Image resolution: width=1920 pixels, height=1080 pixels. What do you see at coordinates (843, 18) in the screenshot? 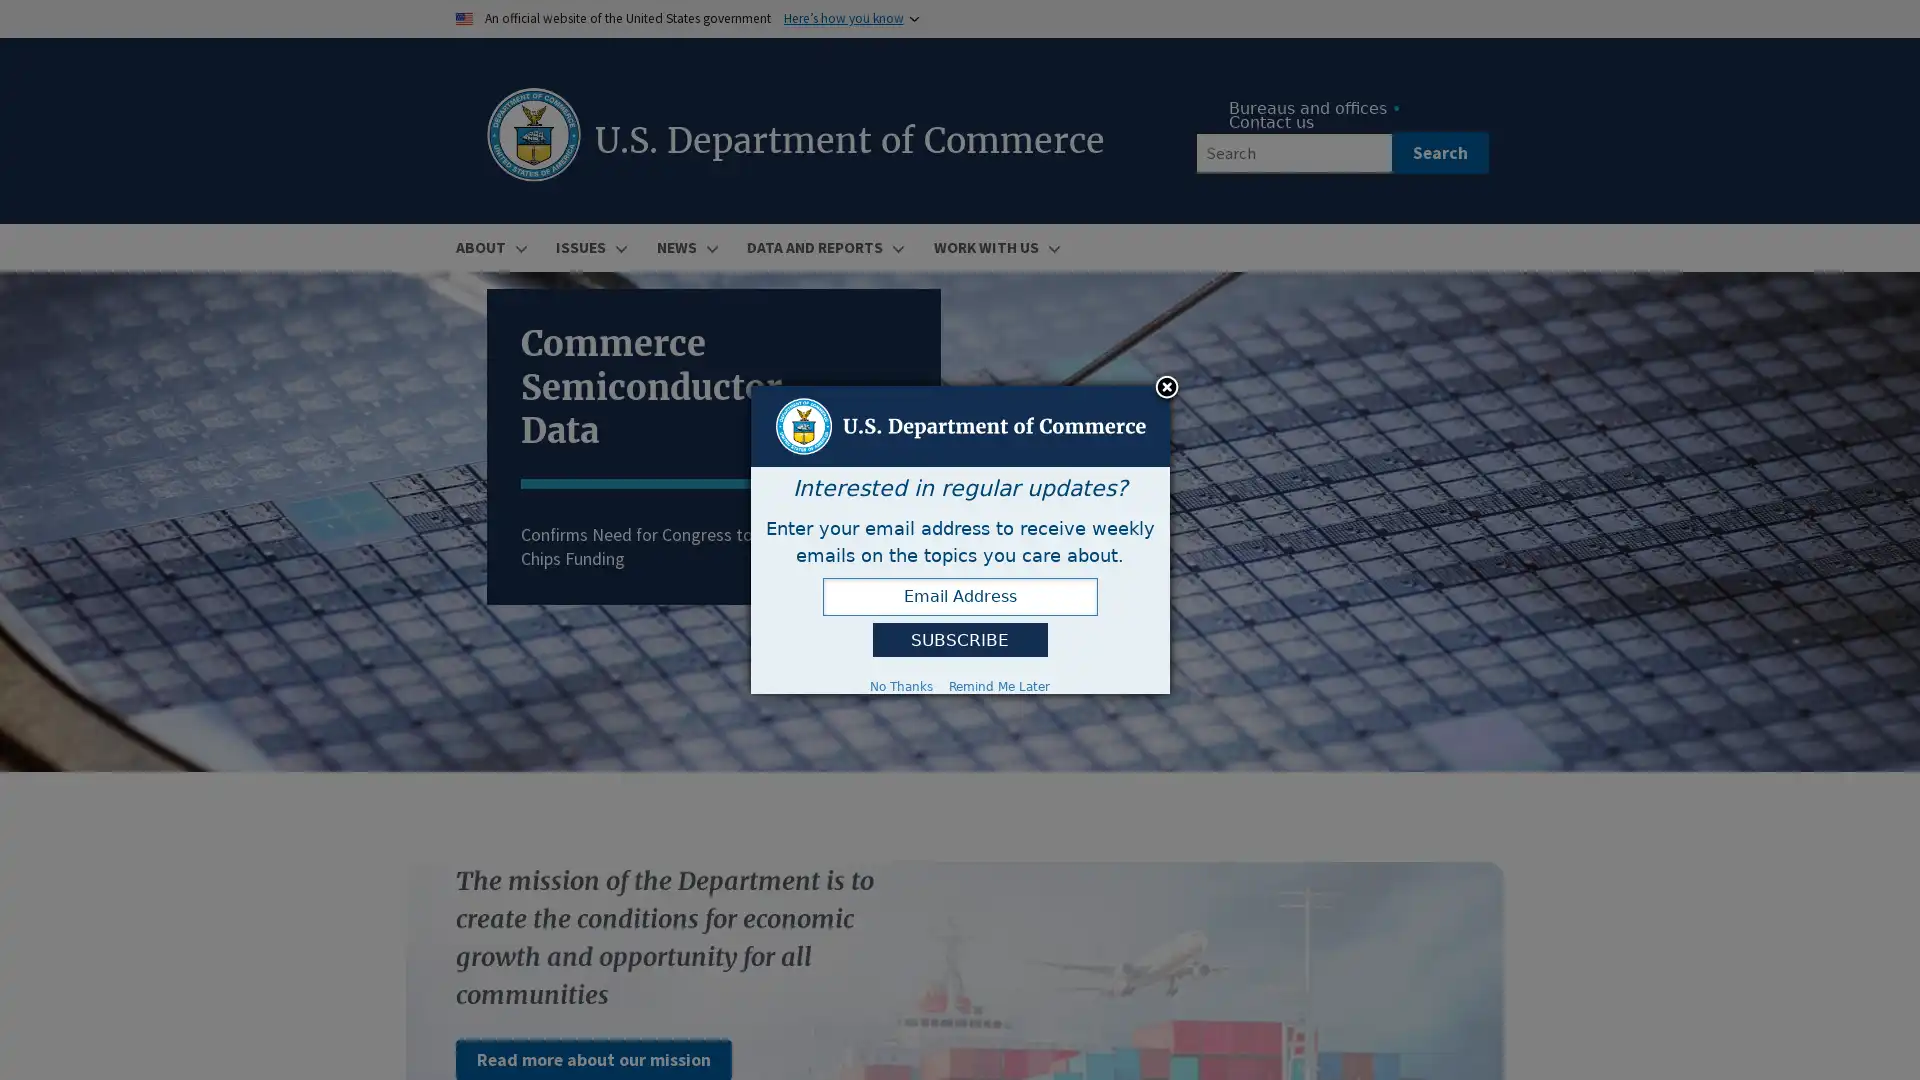
I see `Heres how you know` at bounding box center [843, 18].